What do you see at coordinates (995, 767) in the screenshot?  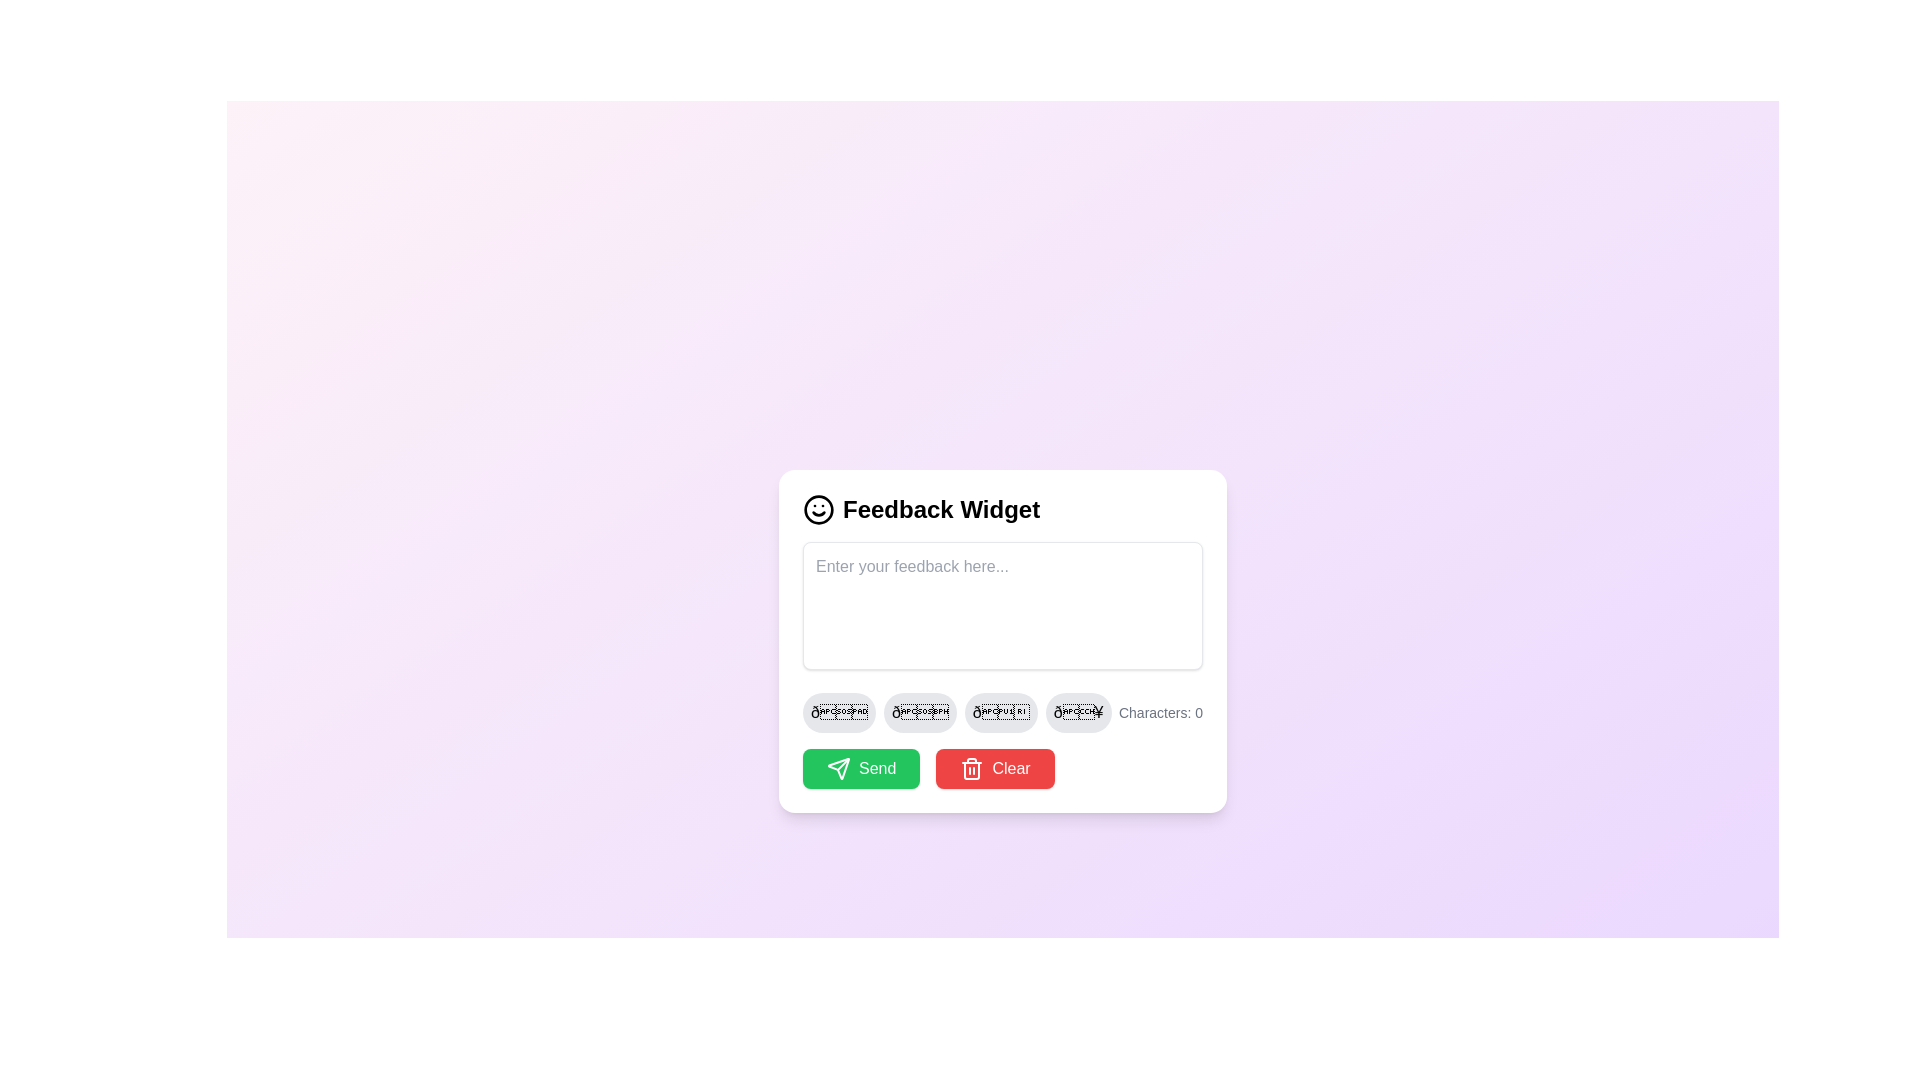 I see `the second button in the horizontally aligned pair, located immediately to the right of the green 'Send' button` at bounding box center [995, 767].